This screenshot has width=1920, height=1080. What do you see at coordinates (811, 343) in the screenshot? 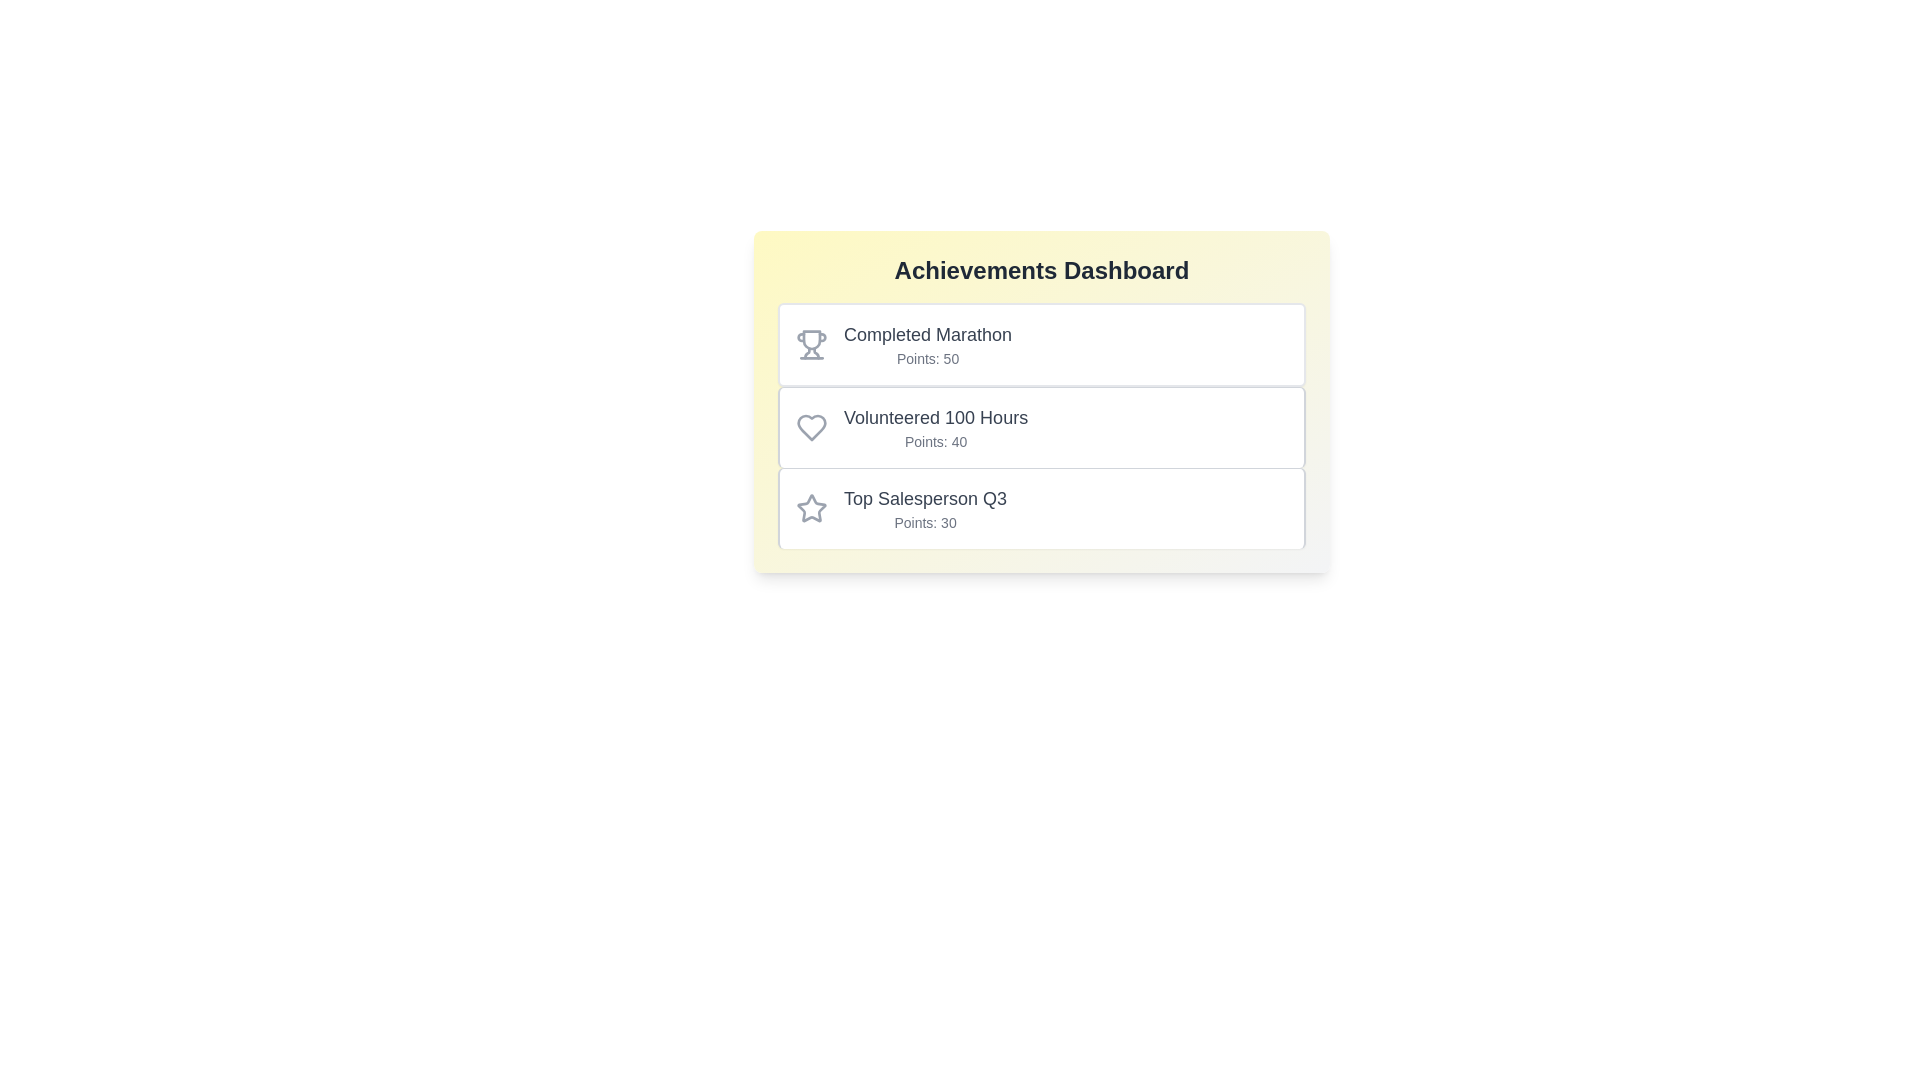
I see `the icon associated with the achievement Completed Marathon` at bounding box center [811, 343].